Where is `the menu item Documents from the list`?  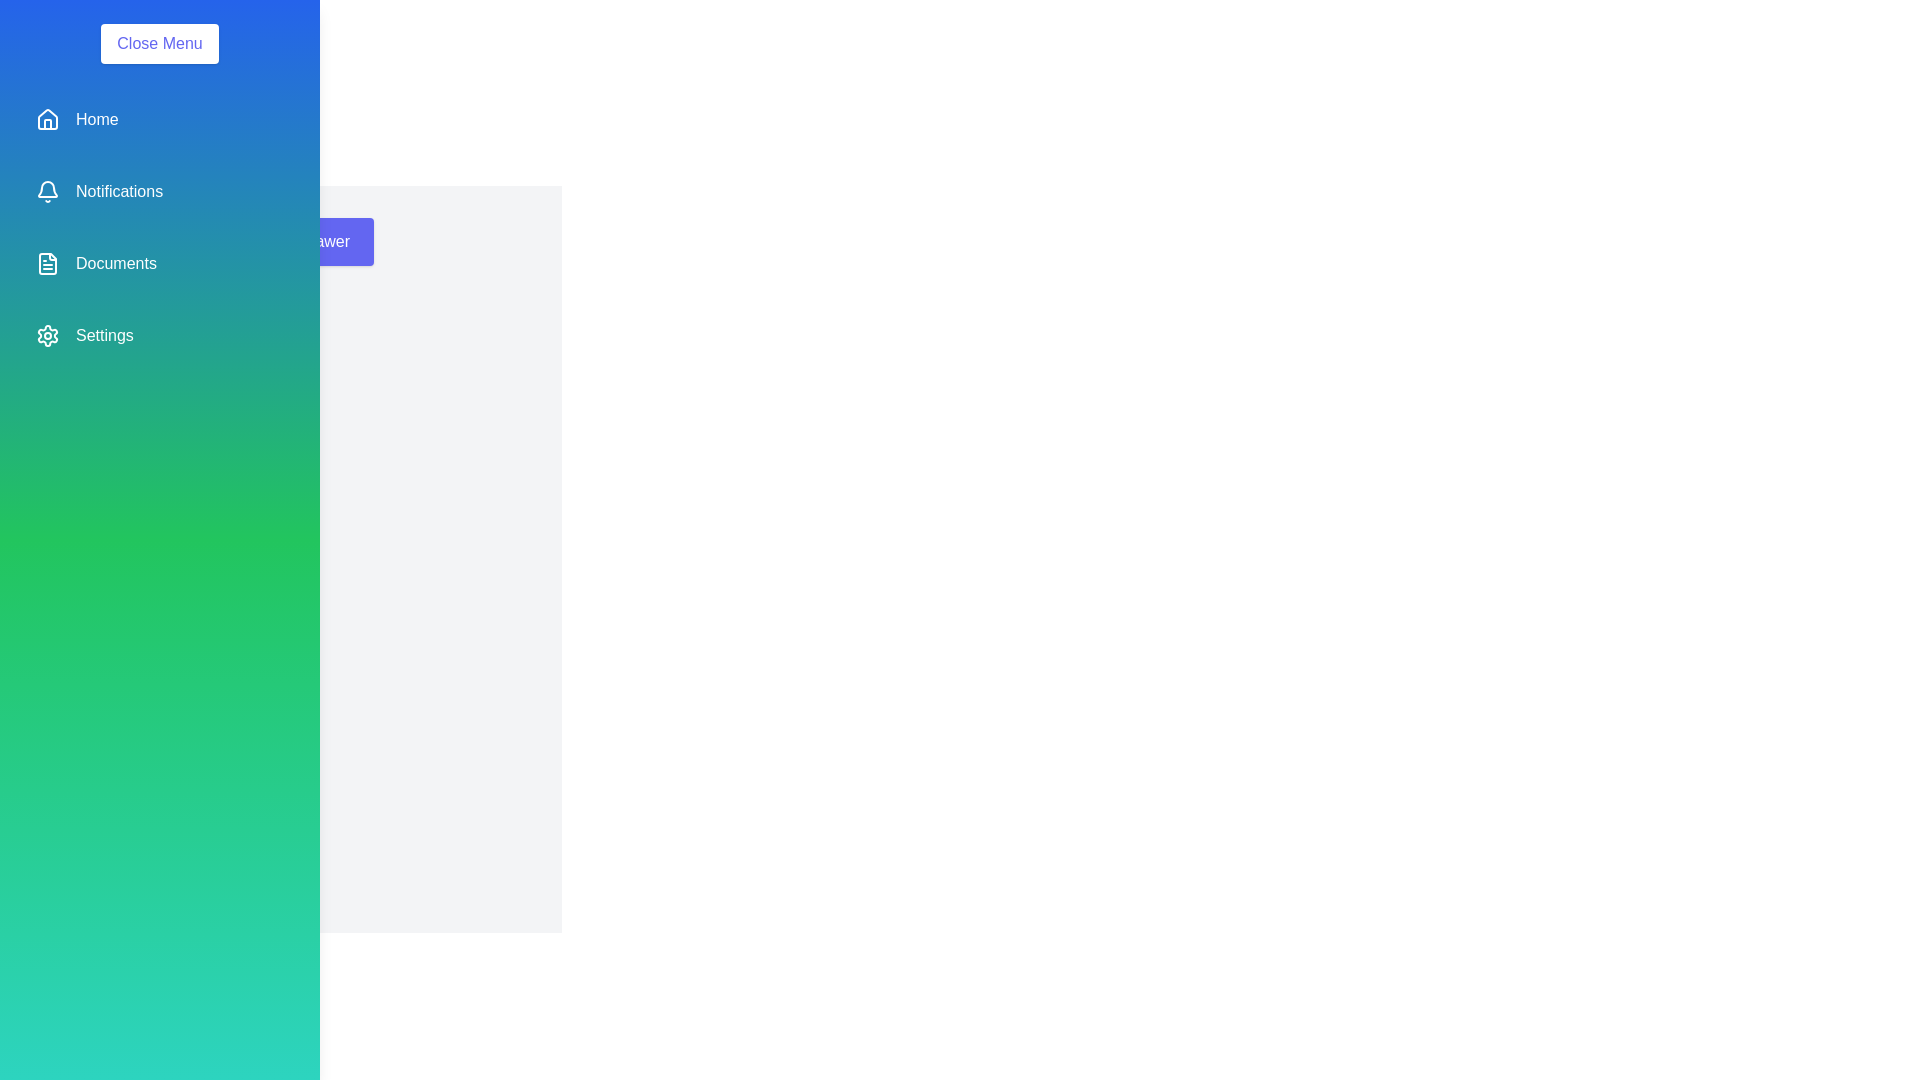 the menu item Documents from the list is located at coordinates (158, 262).